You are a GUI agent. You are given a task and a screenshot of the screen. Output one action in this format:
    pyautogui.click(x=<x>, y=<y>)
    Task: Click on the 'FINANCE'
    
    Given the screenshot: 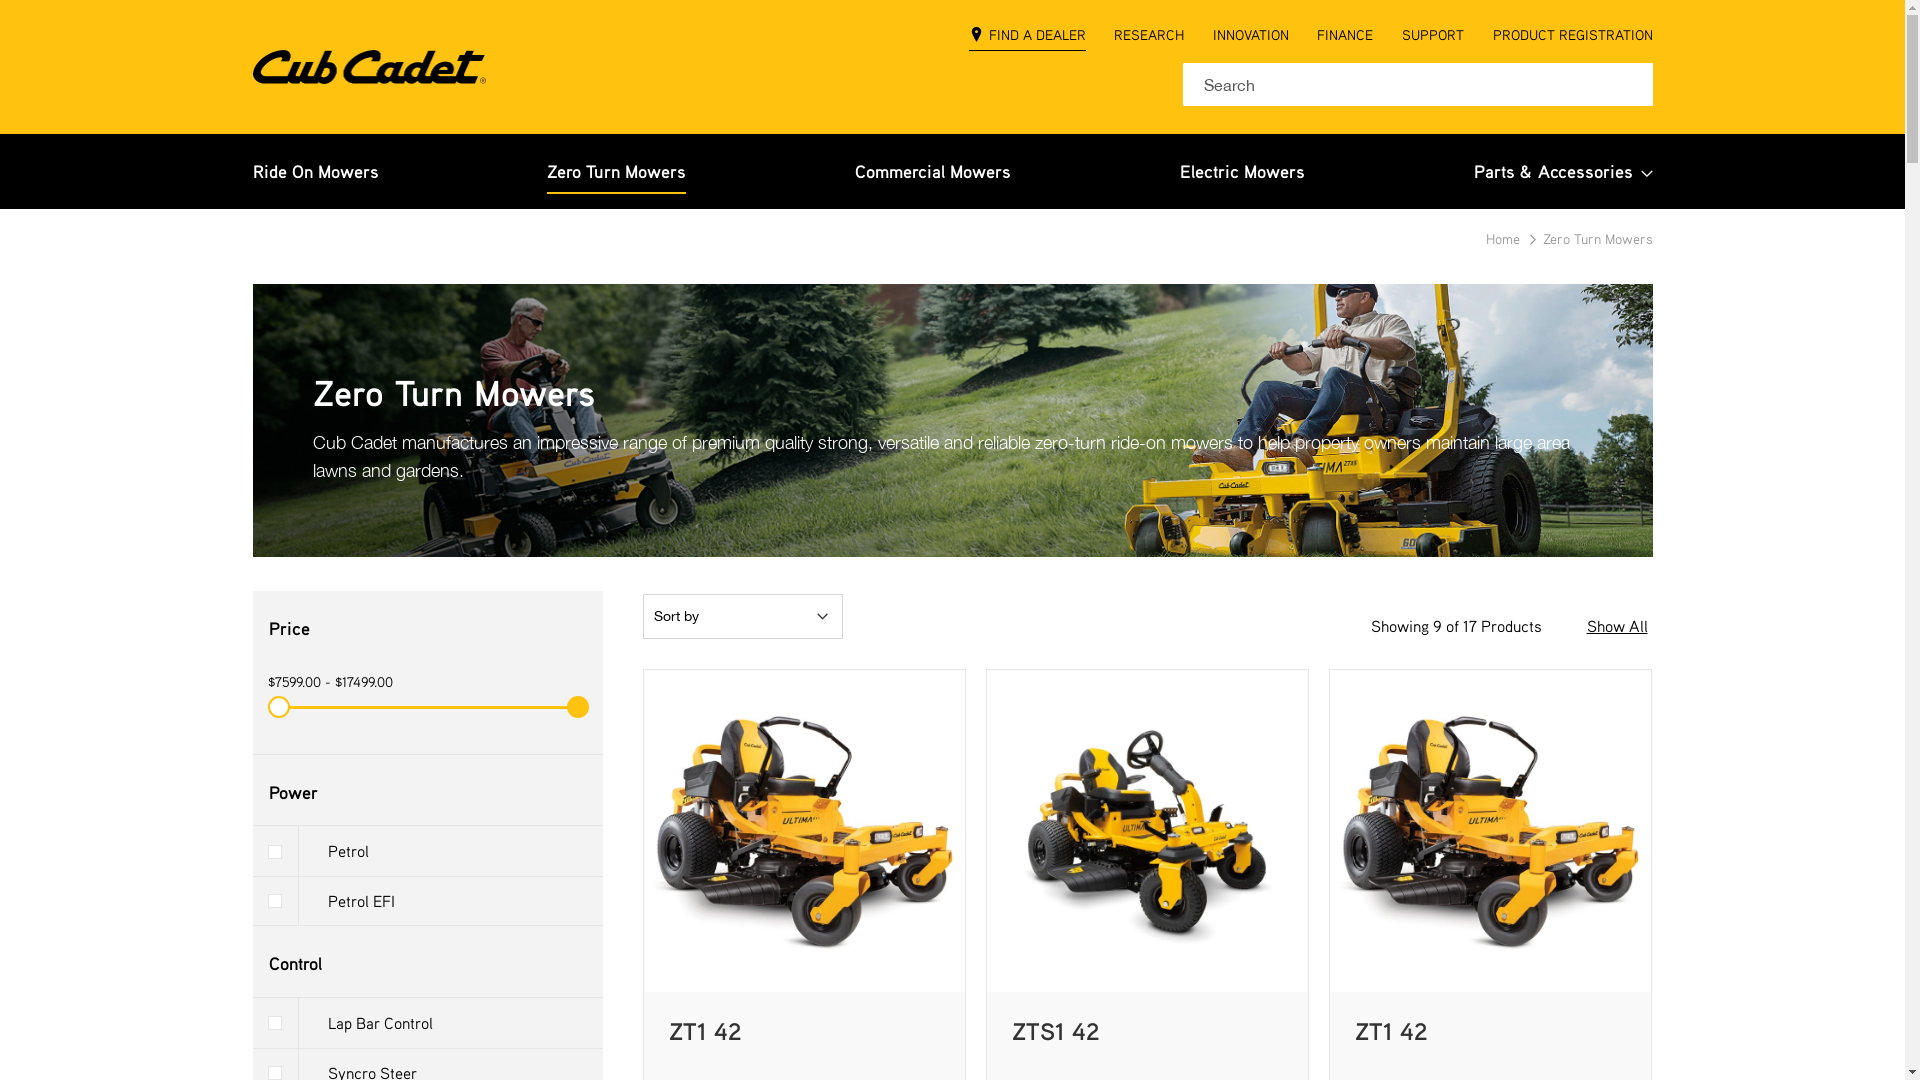 What is the action you would take?
    pyautogui.click(x=1316, y=37)
    